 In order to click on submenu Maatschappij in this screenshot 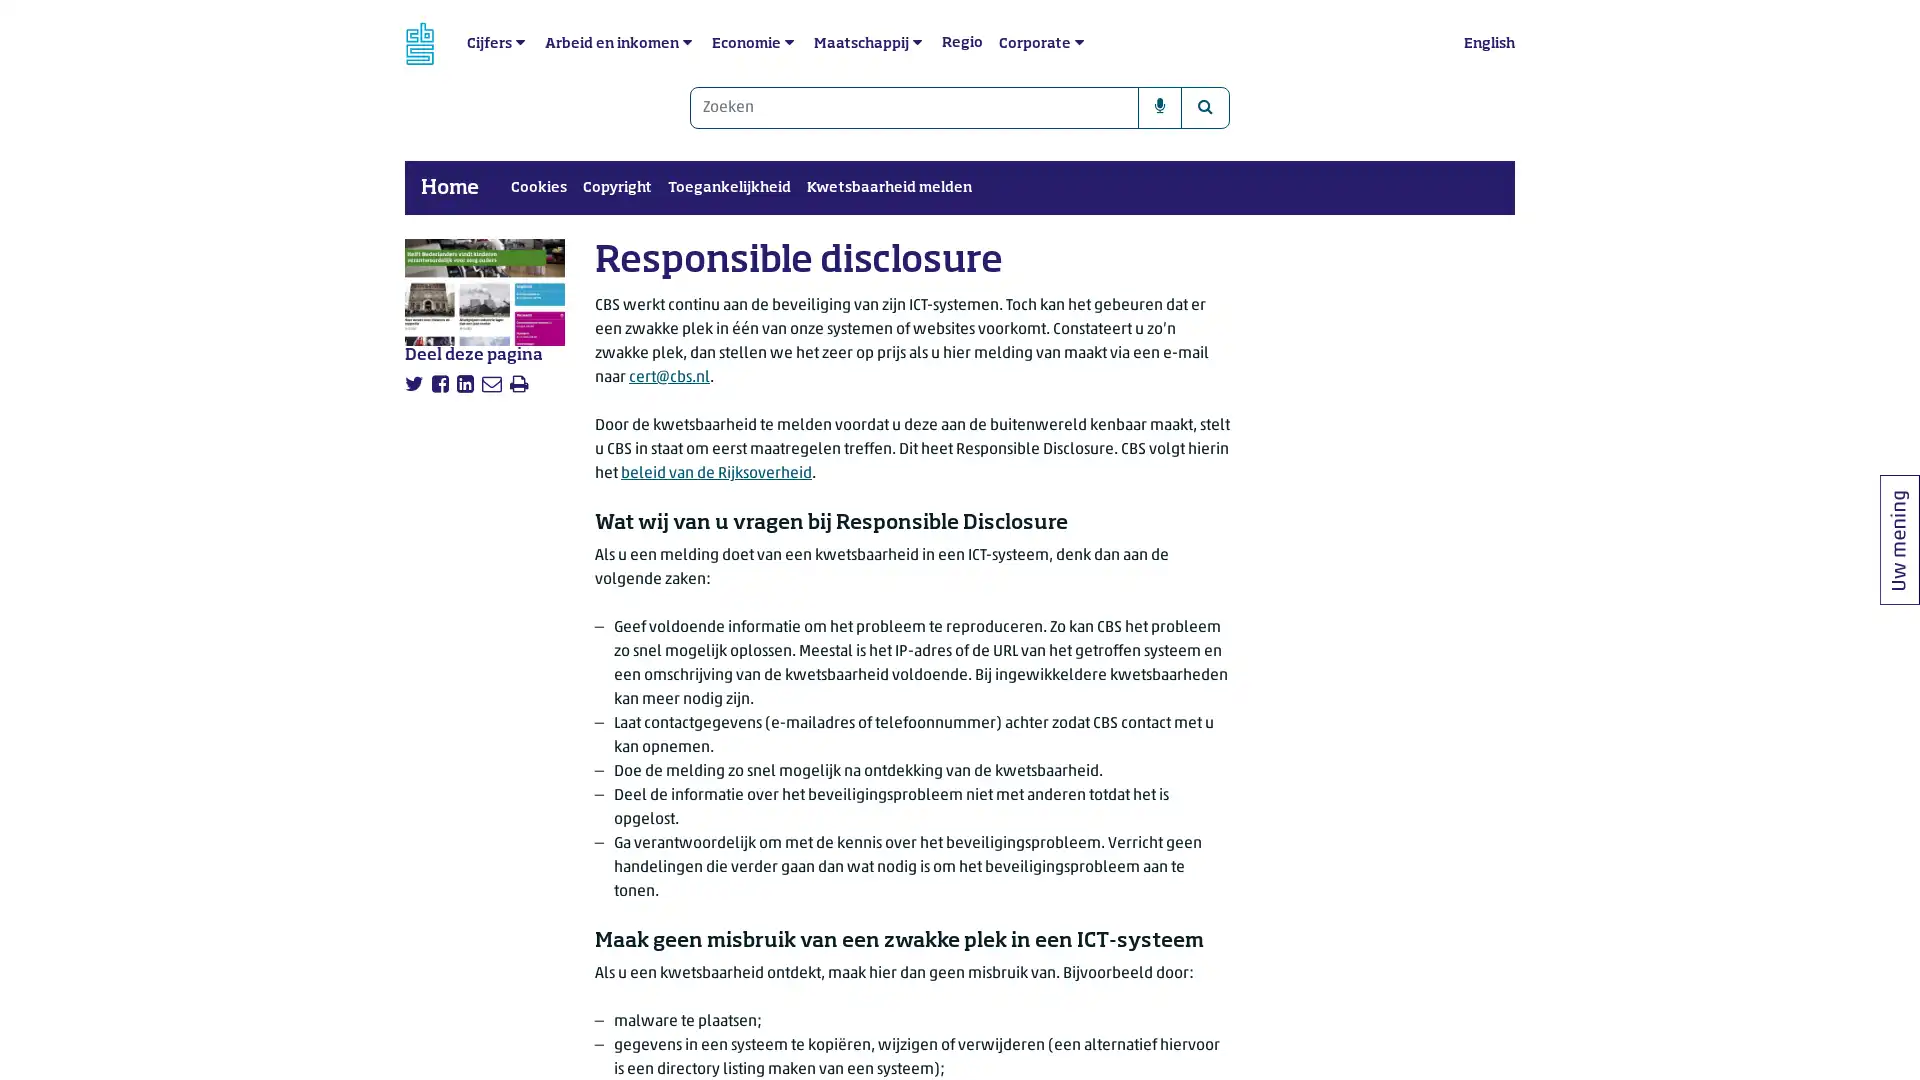, I will do `click(916, 42)`.